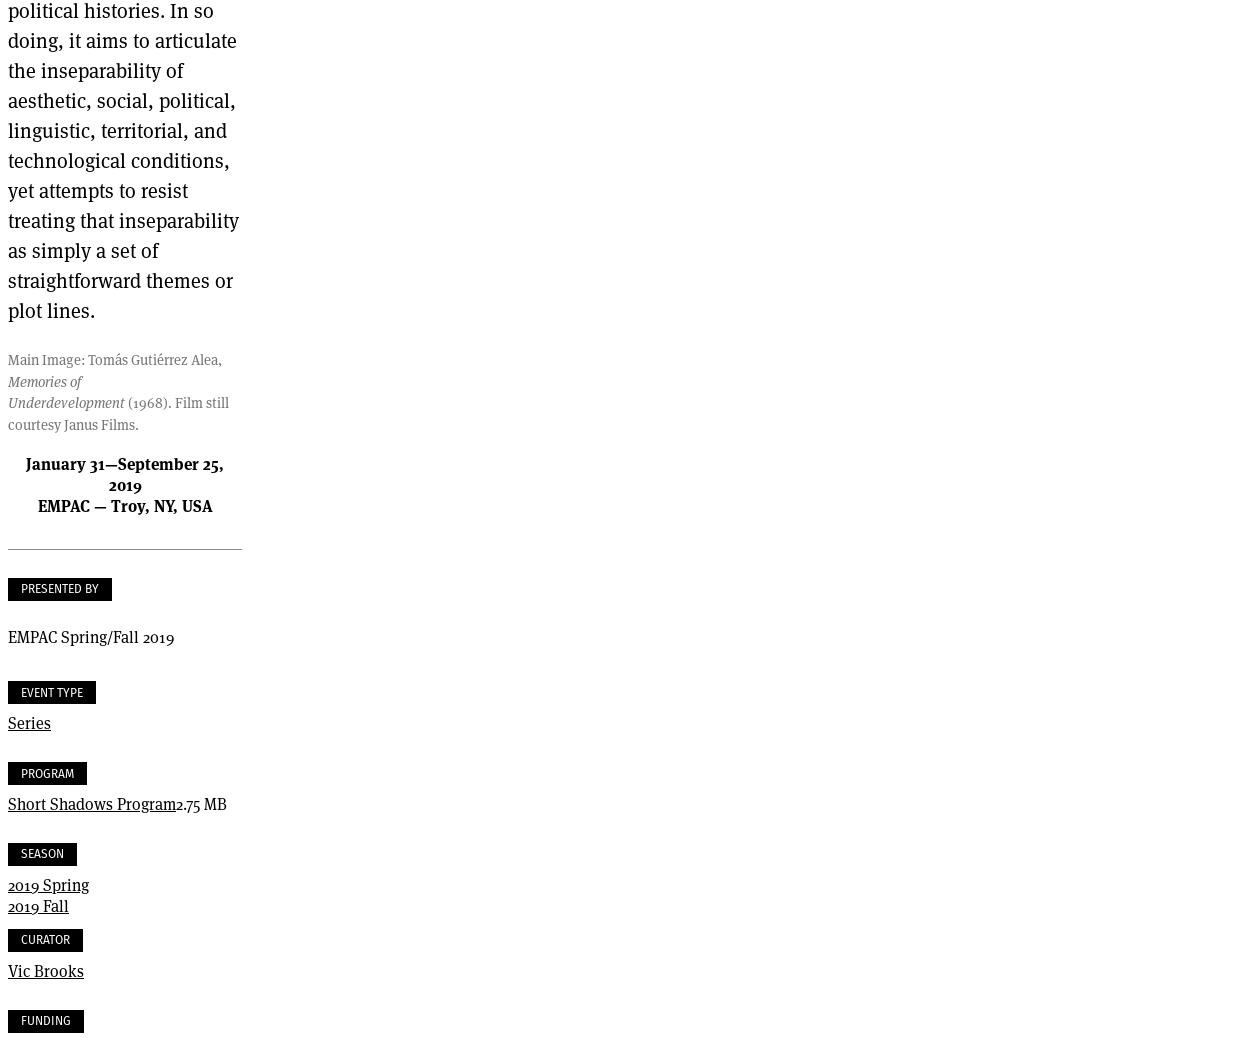 The image size is (1246, 1038). Describe the element at coordinates (90, 803) in the screenshot. I see `'Short Shadows Program'` at that location.